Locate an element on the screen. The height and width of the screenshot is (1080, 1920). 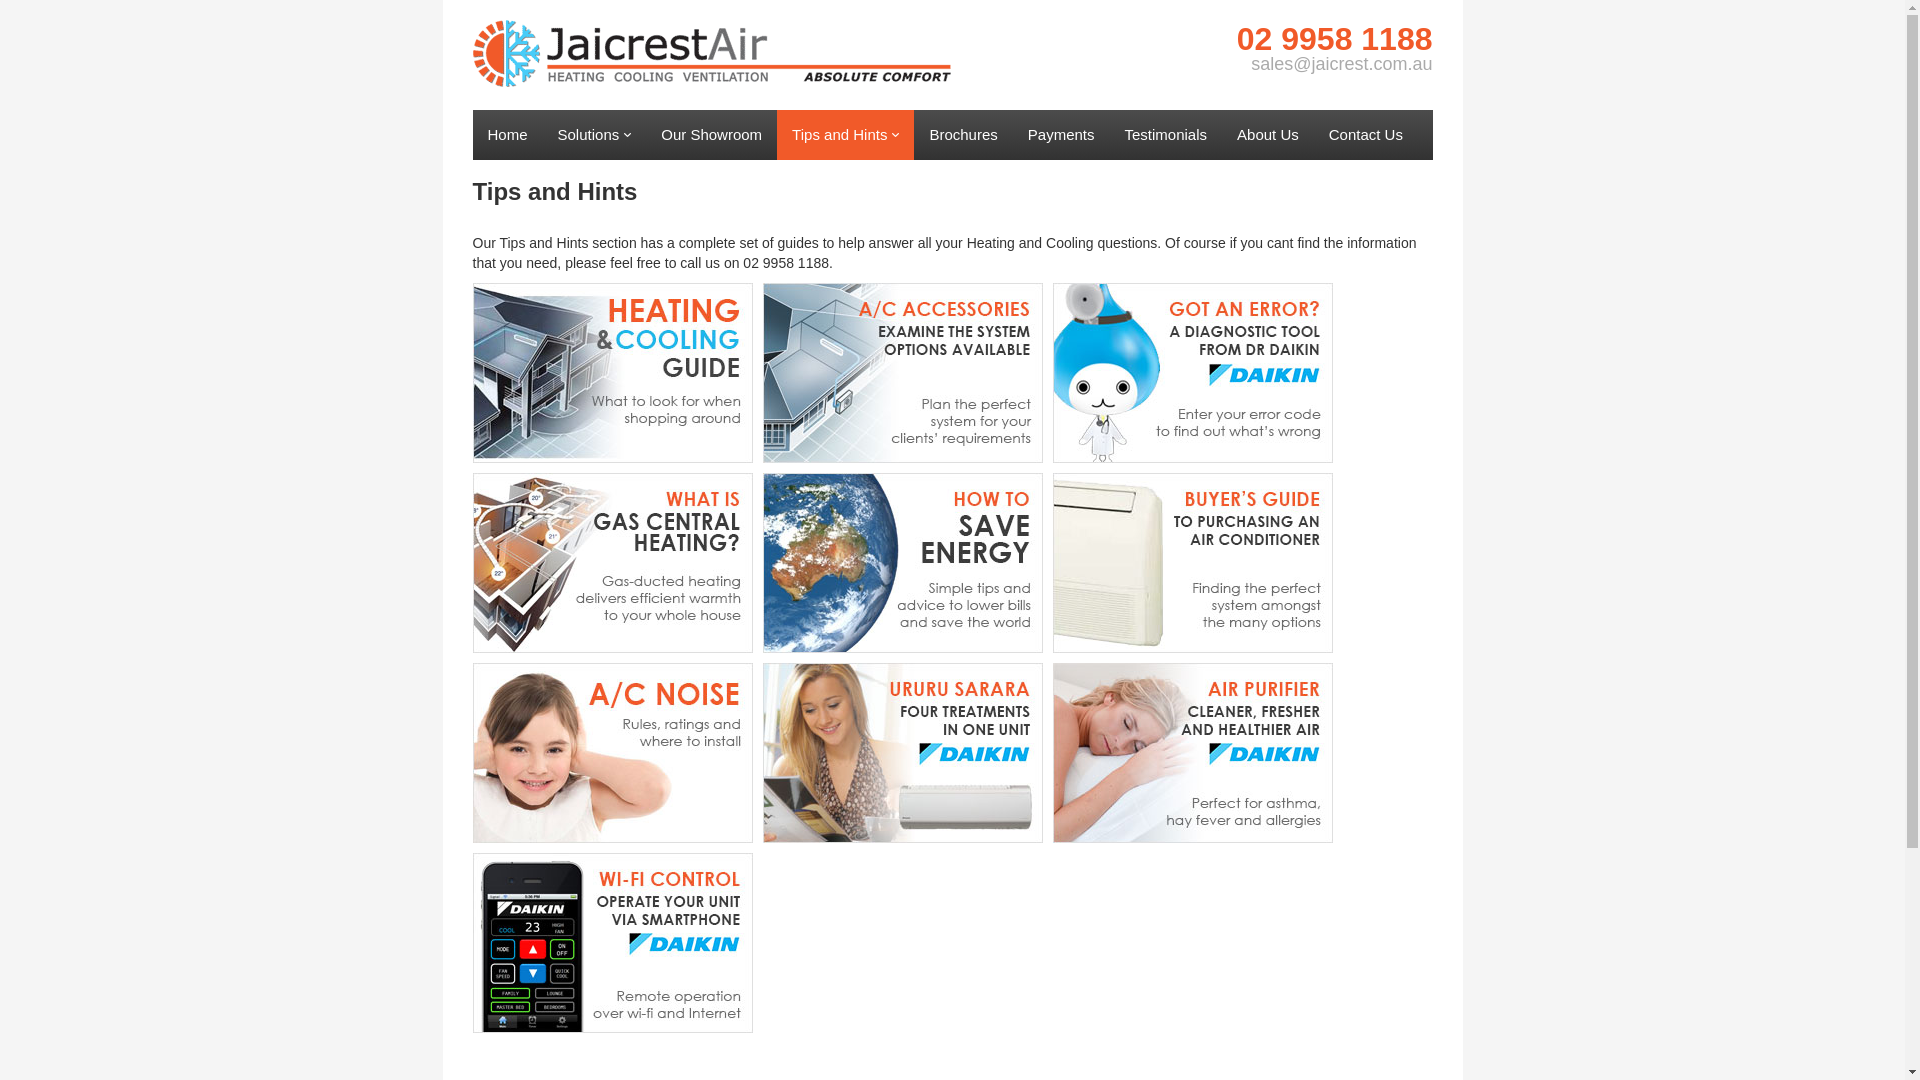
'About Us' is located at coordinates (1266, 135).